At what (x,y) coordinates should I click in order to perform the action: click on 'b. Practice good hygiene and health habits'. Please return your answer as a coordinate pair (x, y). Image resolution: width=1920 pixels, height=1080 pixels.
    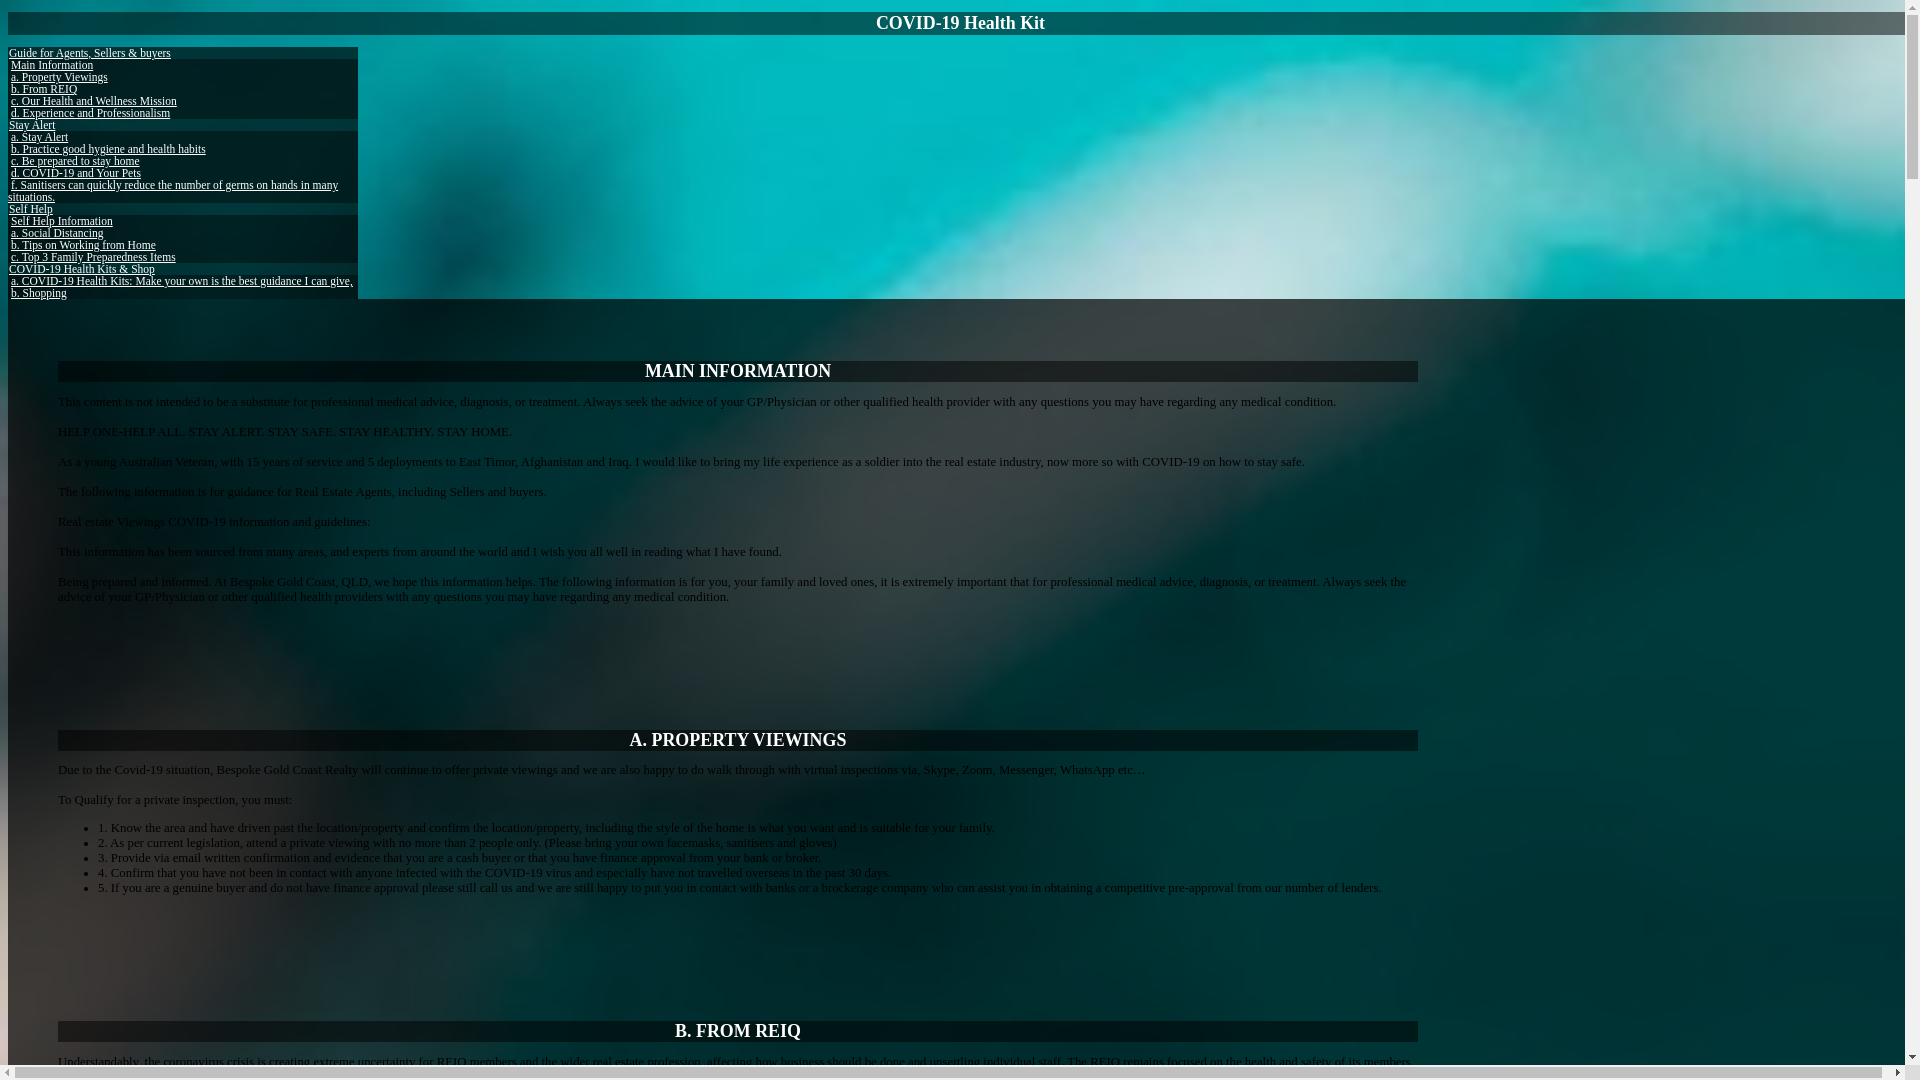
    Looking at the image, I should click on (107, 148).